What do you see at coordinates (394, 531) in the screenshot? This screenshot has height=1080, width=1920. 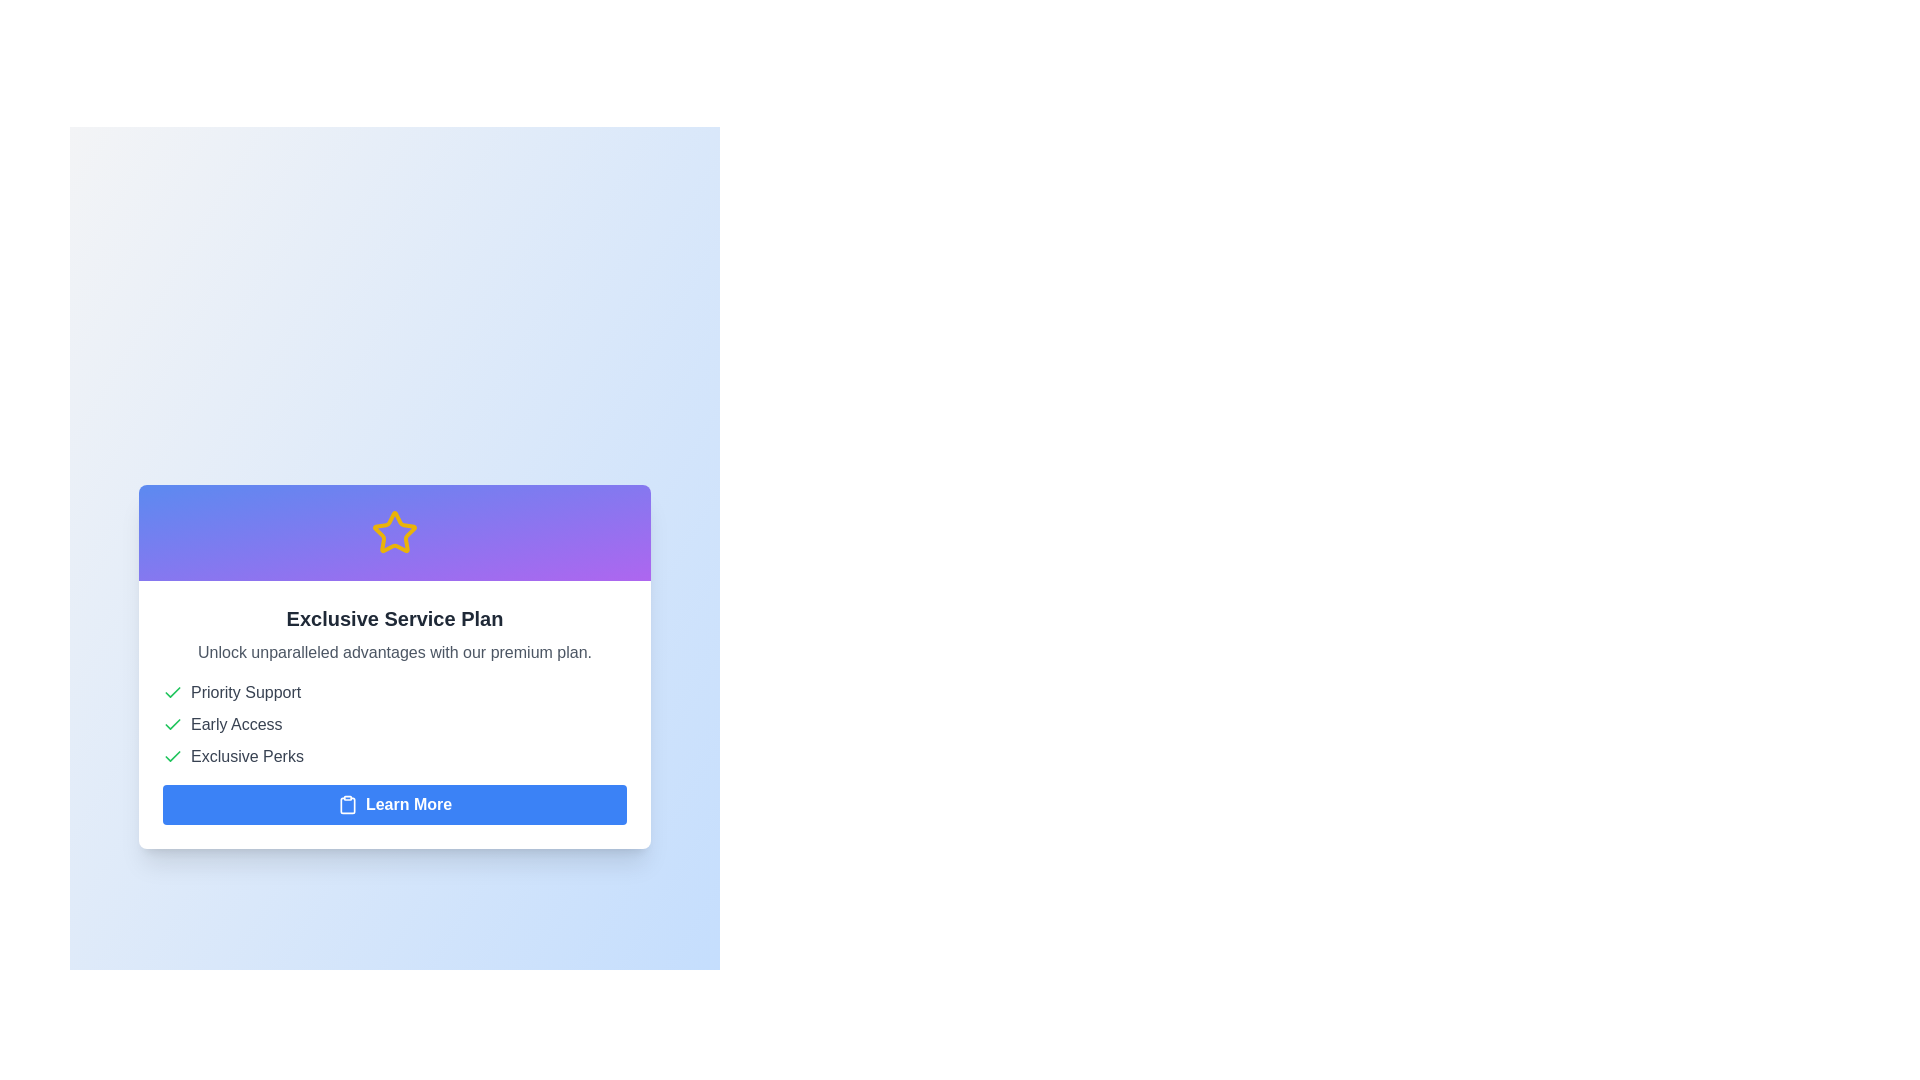 I see `the five-pointed star icon with a yellow outline and a purple background, which is located at the top of a card-like layout, centered above the primary heading text` at bounding box center [394, 531].